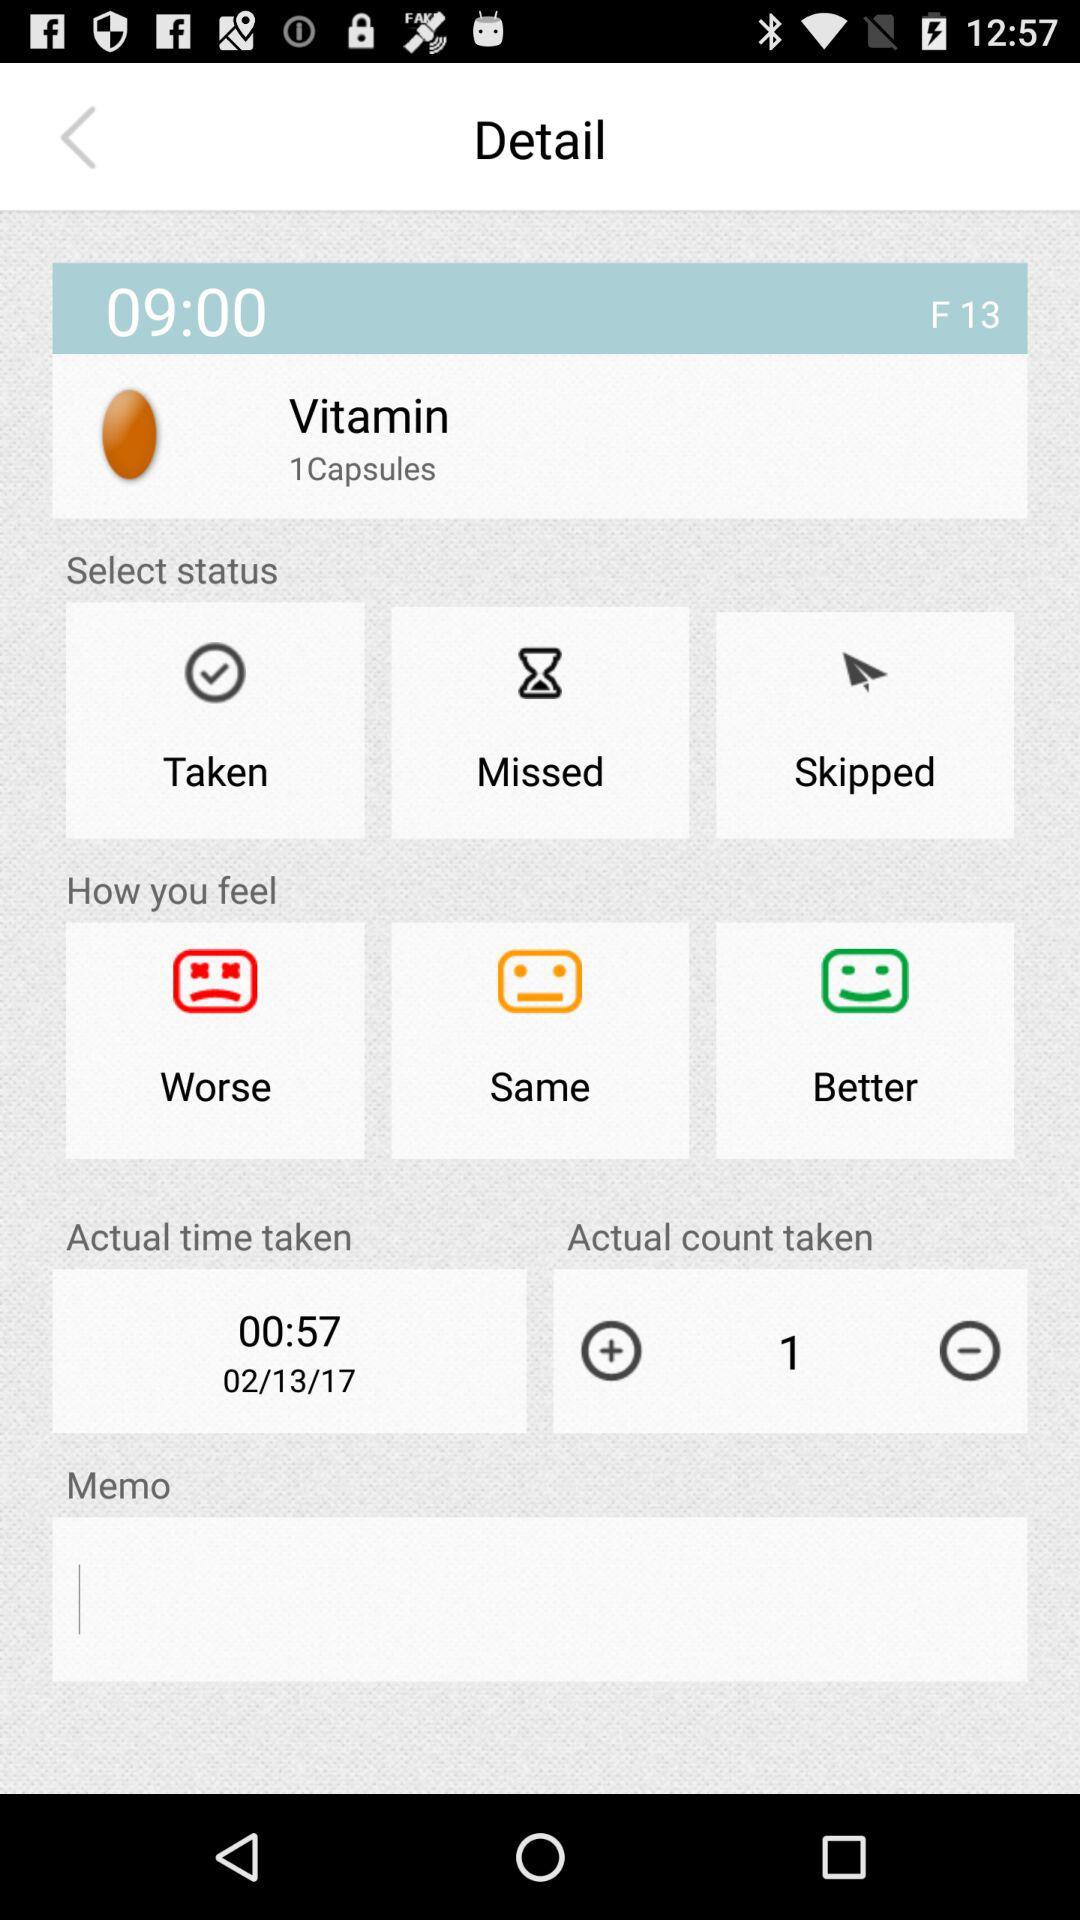  Describe the element at coordinates (540, 1040) in the screenshot. I see `same` at that location.